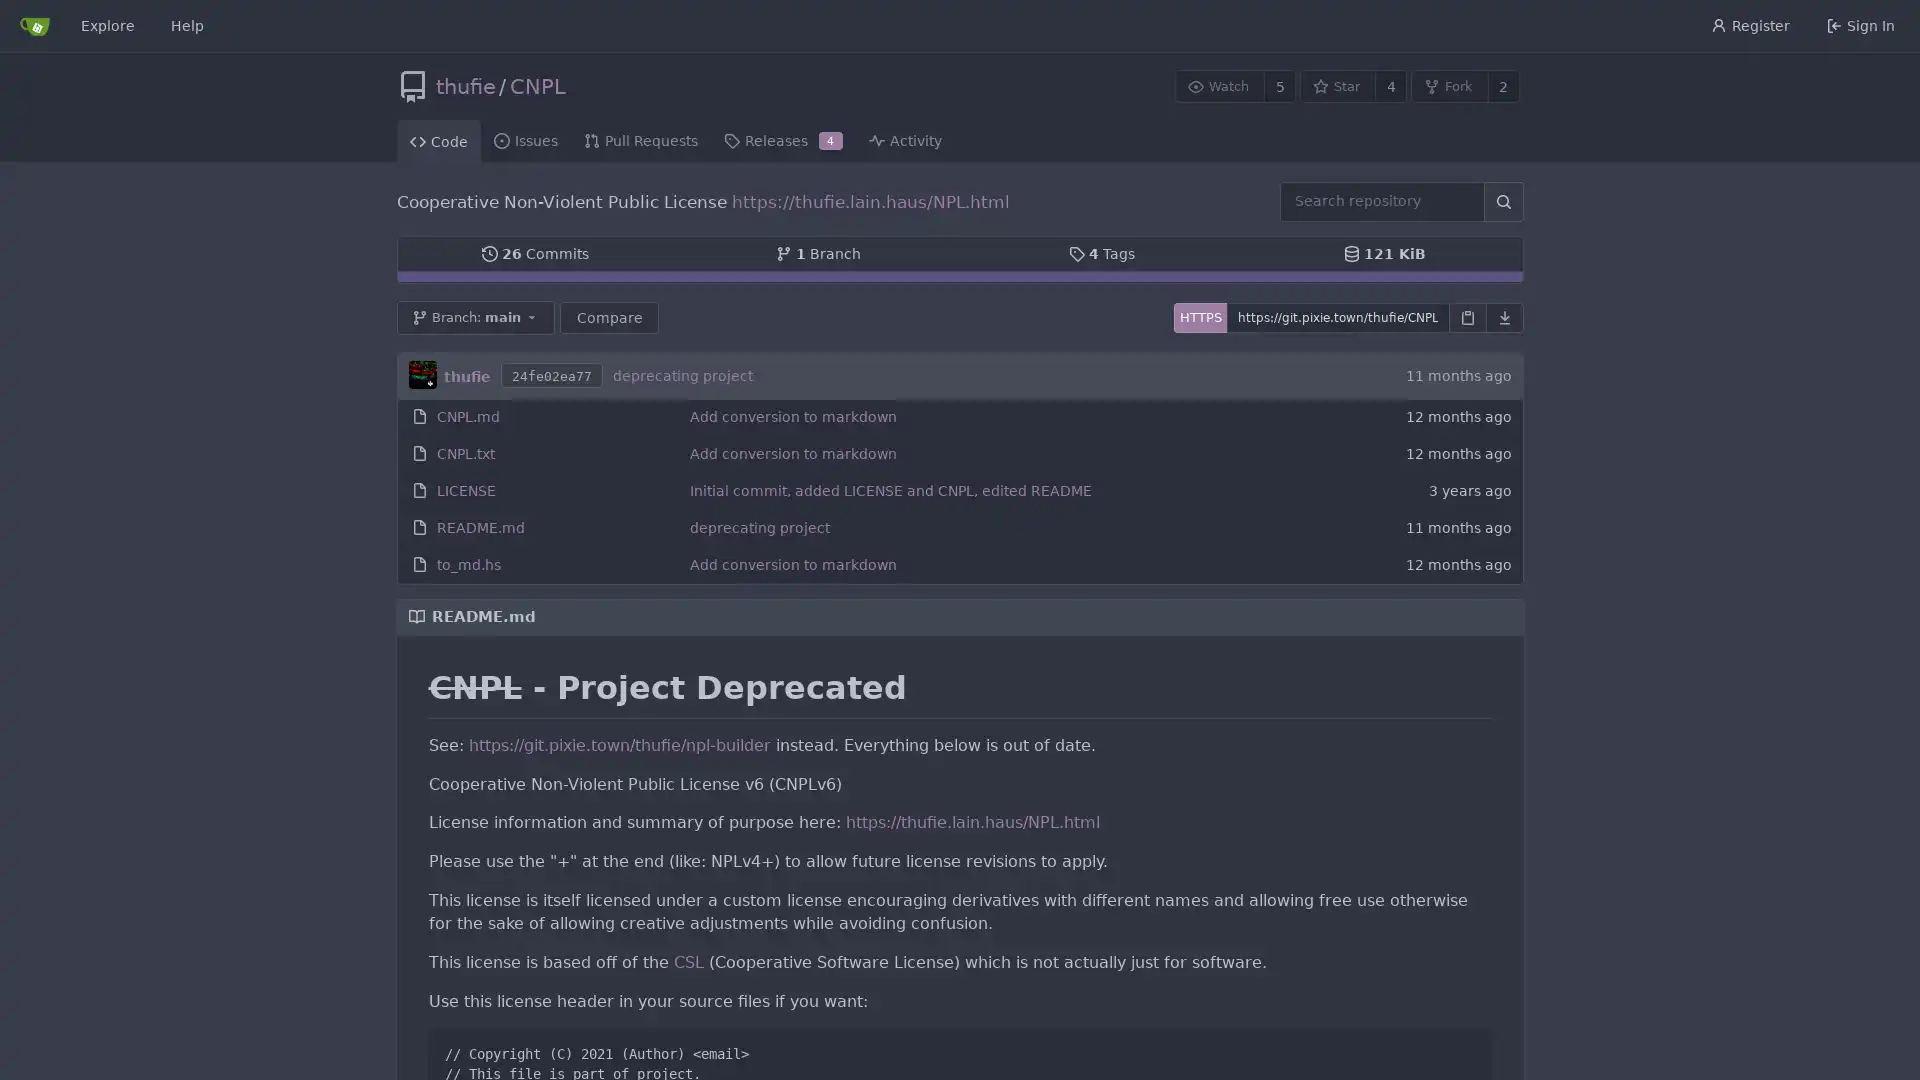 This screenshot has width=1920, height=1080. Describe the element at coordinates (1218, 85) in the screenshot. I see `Watch` at that location.